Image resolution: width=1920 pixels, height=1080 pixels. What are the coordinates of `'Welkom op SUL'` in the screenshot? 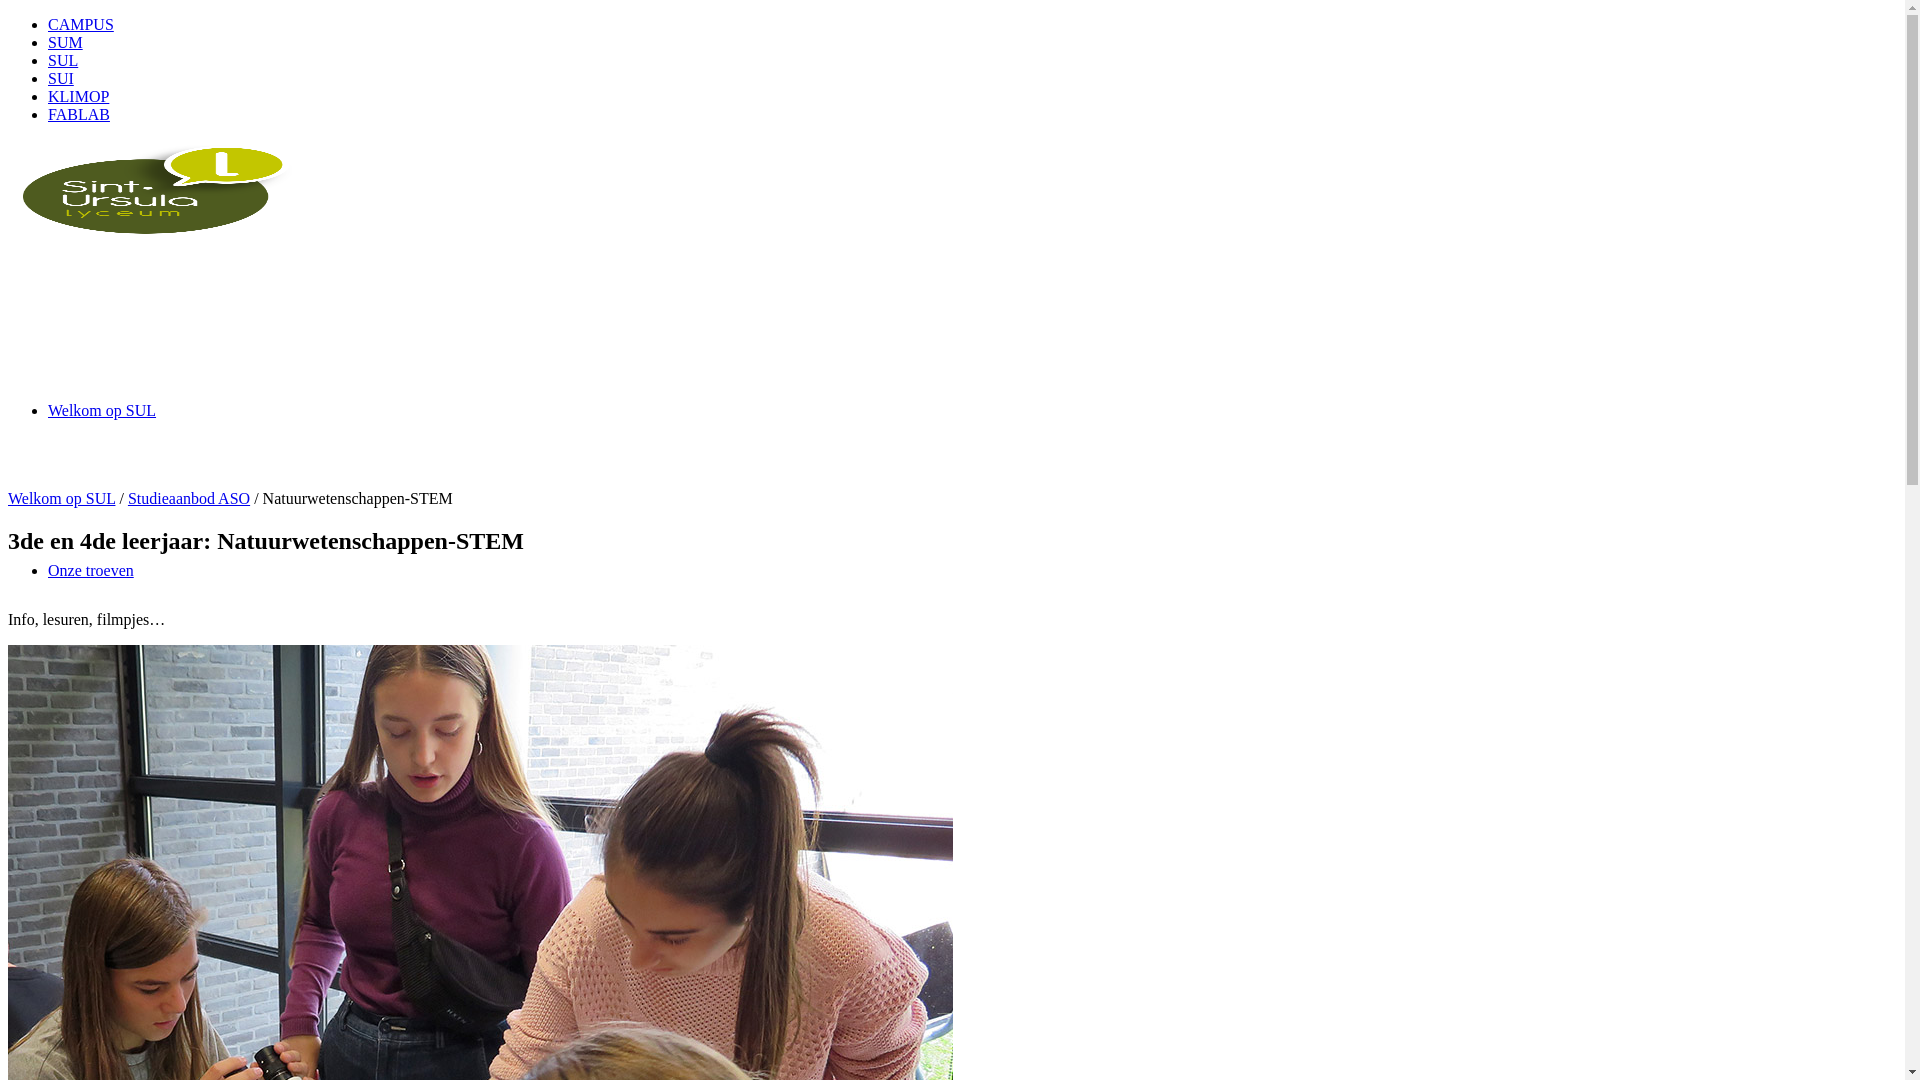 It's located at (8, 497).